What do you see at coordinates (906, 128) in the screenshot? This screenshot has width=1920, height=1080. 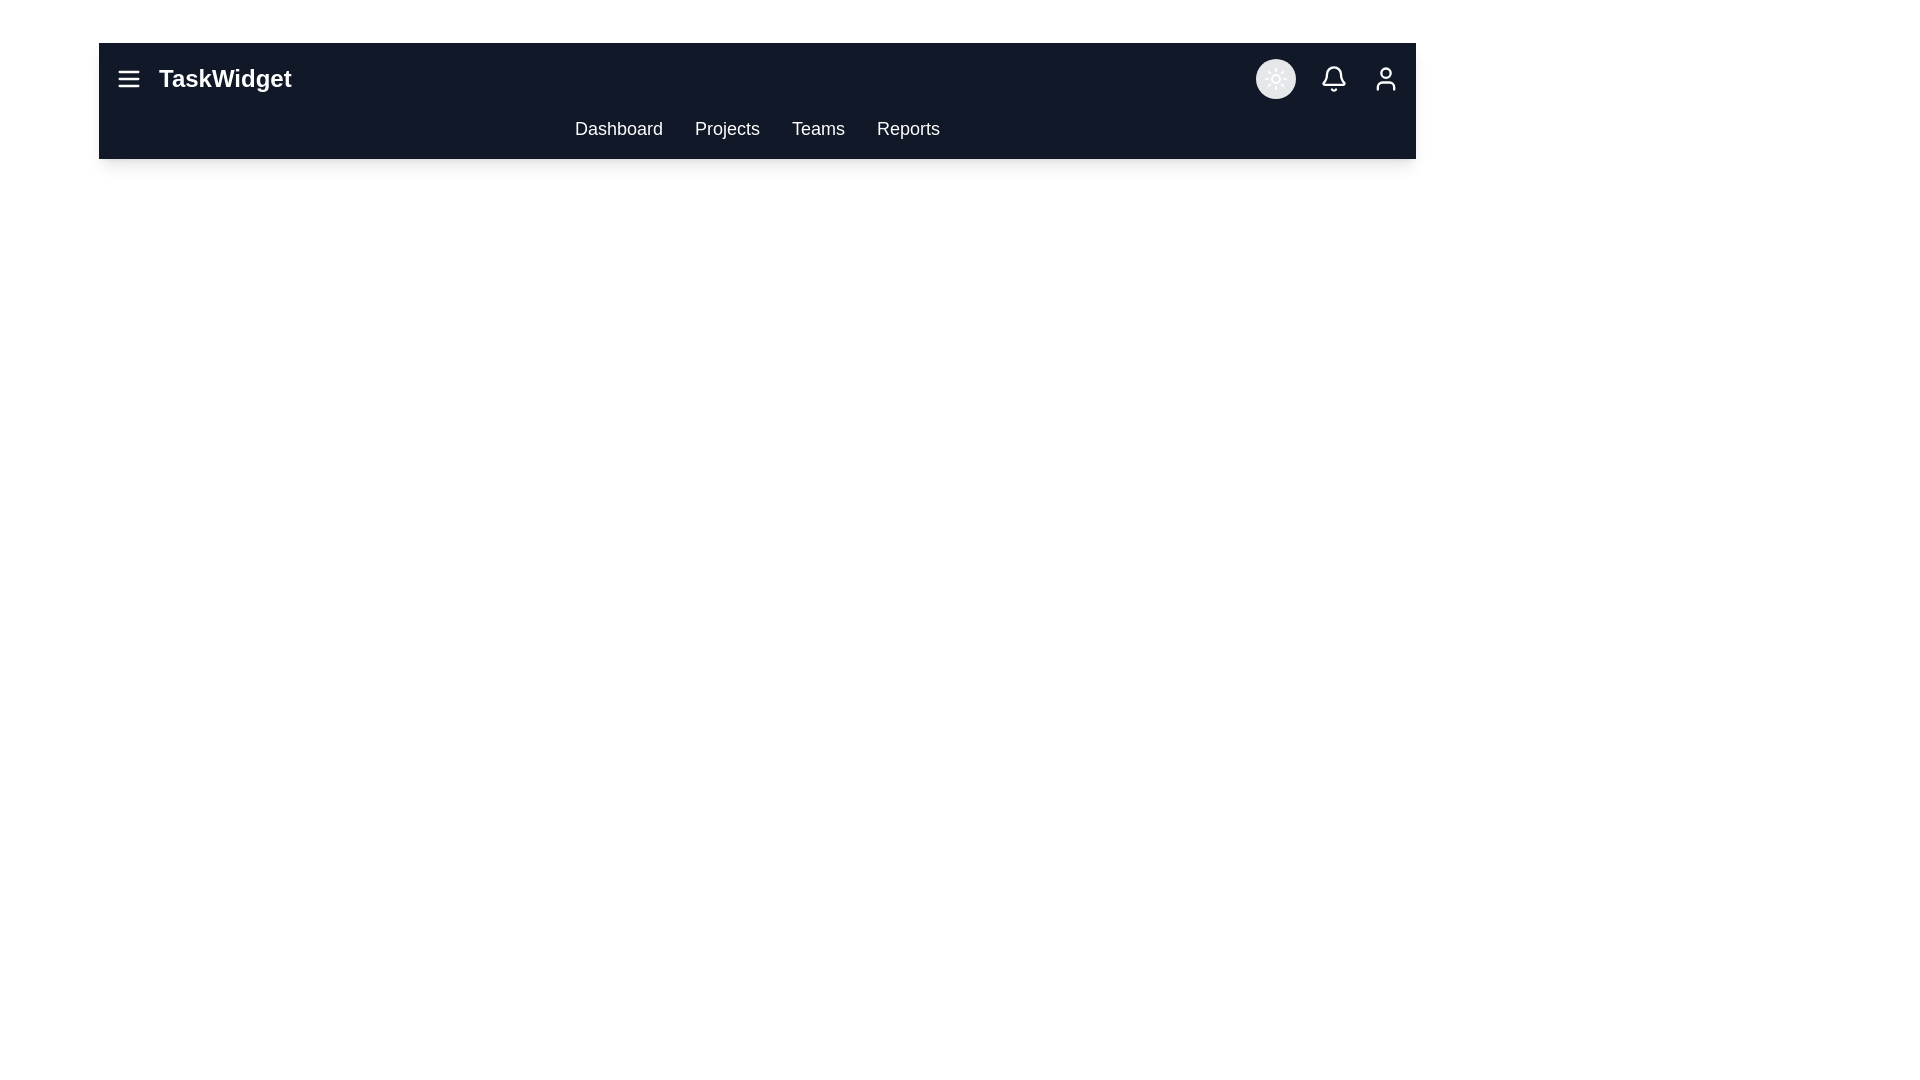 I see `the 'Reports' link to navigate to the Reports section` at bounding box center [906, 128].